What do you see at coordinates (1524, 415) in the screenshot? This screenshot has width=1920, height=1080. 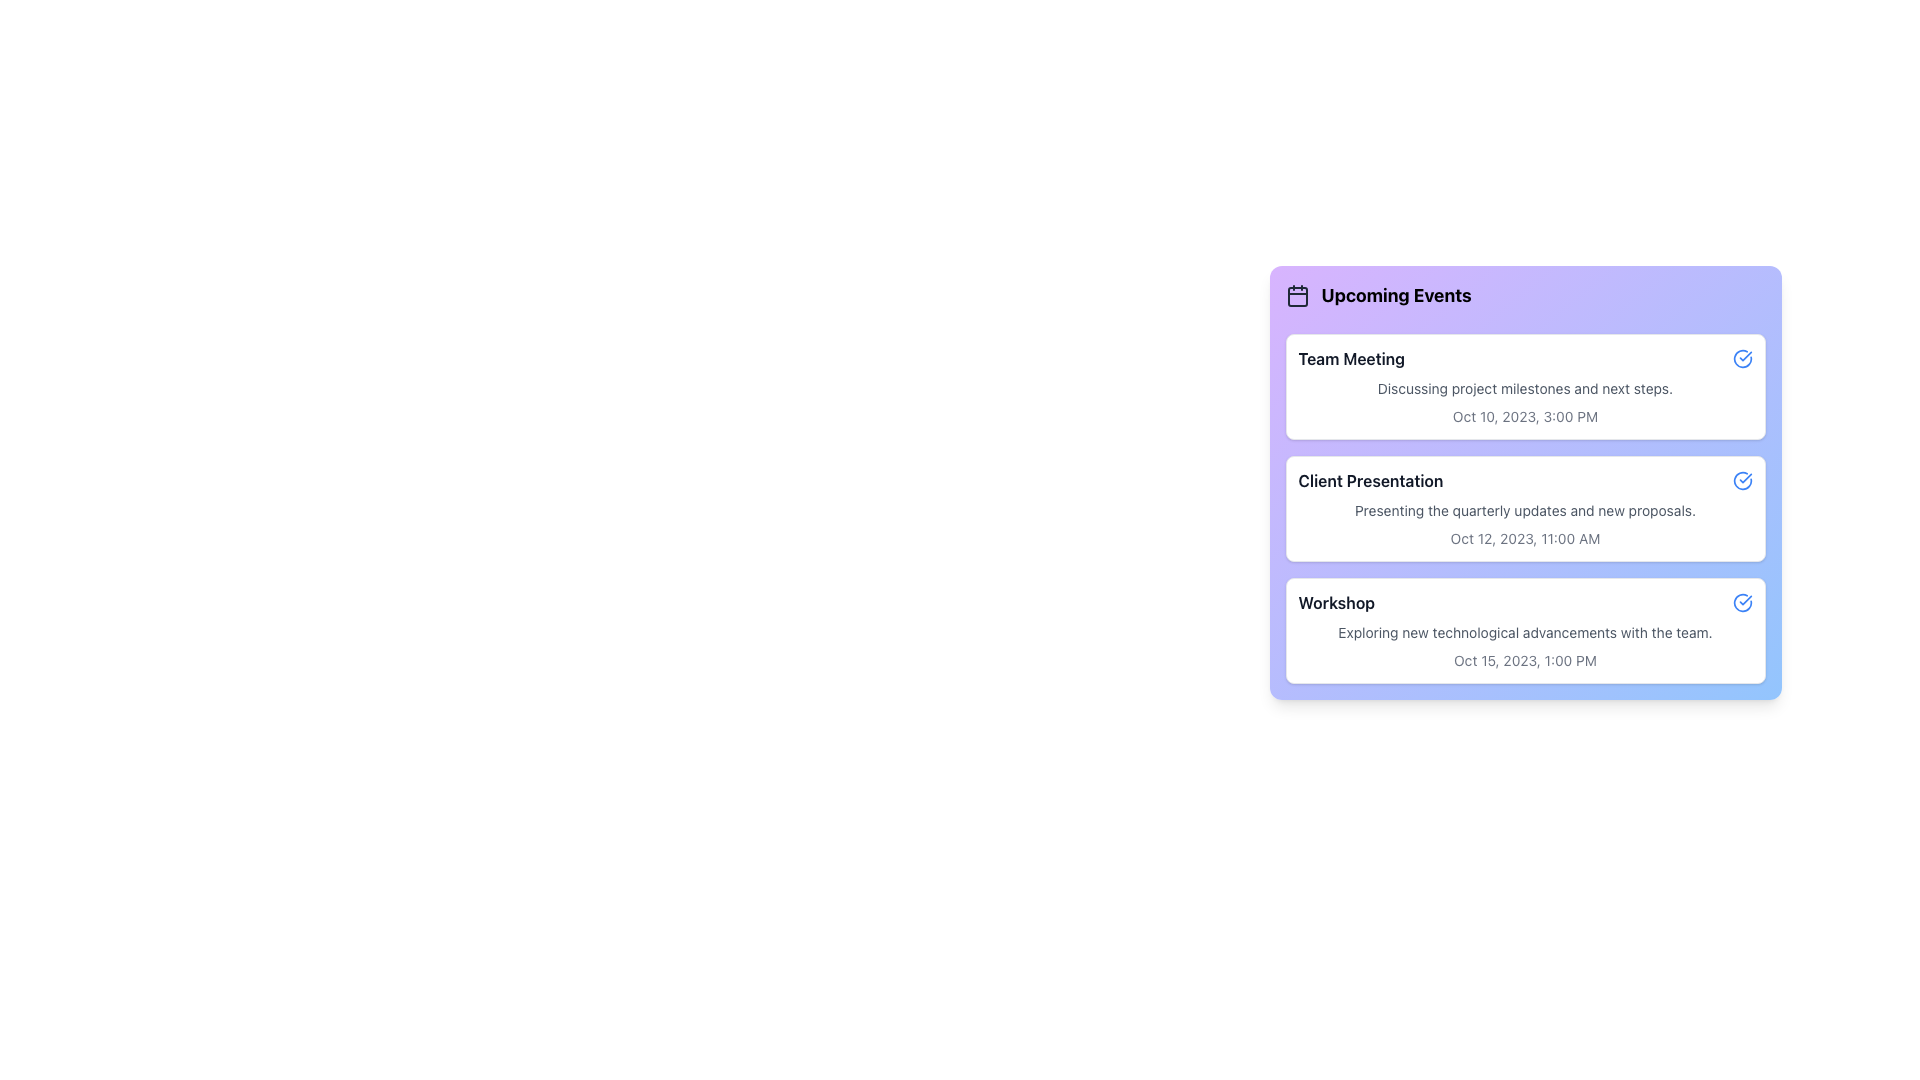 I see `the date and time text located in the lower section of the 'Team Meeting' event summary card, directly beneath the event description text` at bounding box center [1524, 415].